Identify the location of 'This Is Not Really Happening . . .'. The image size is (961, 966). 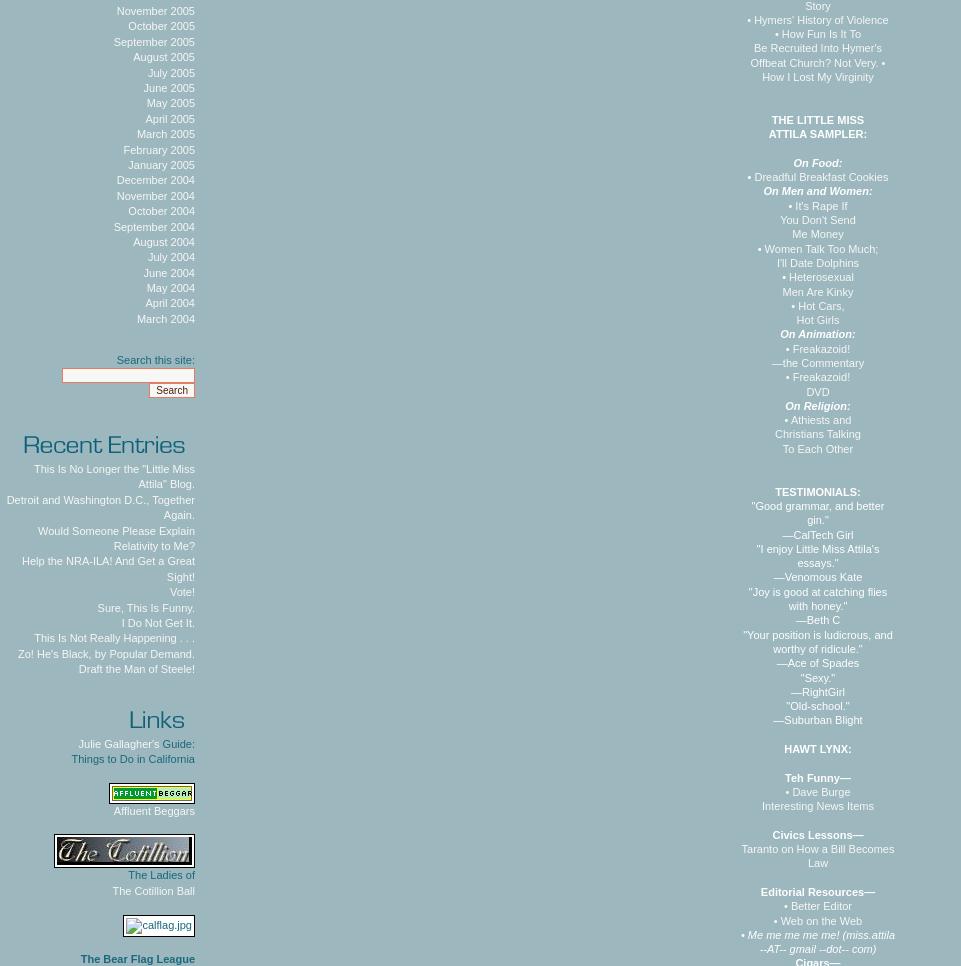
(113, 637).